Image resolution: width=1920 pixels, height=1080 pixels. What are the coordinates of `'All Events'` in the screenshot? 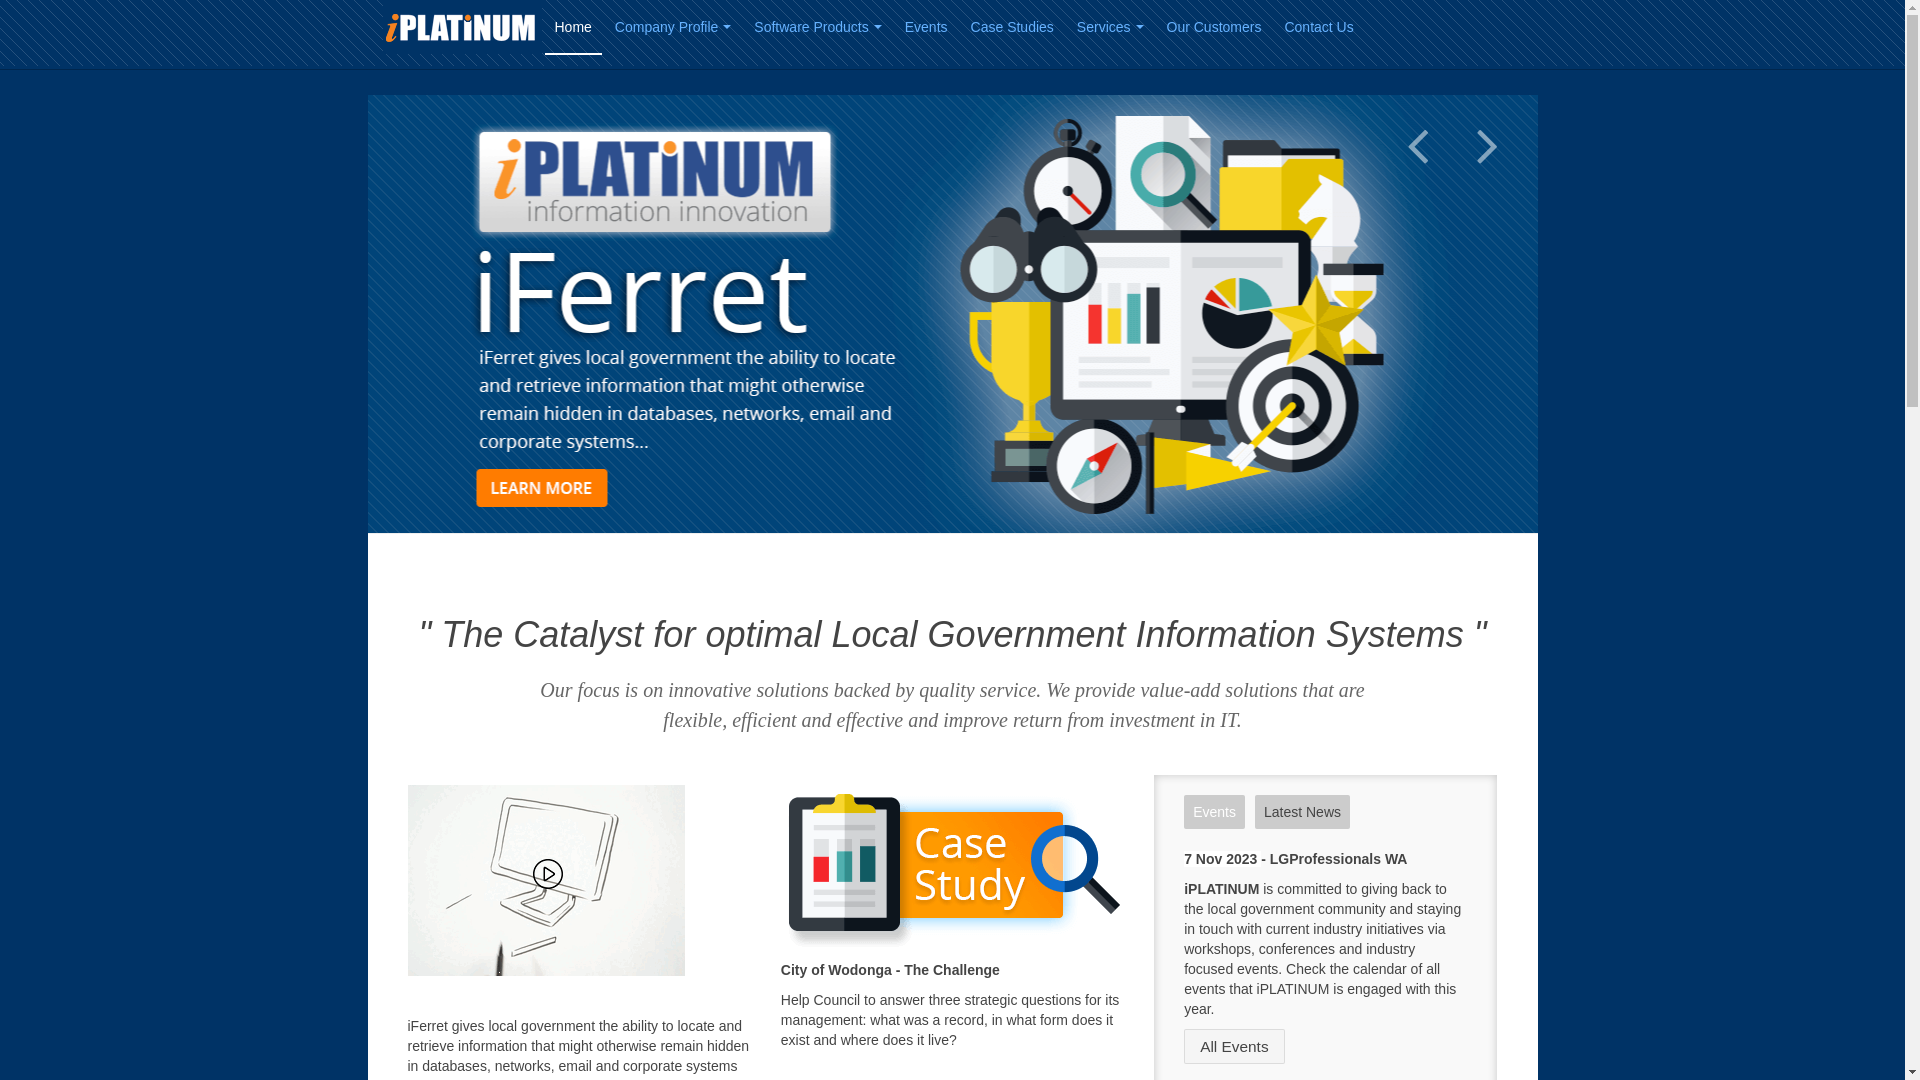 It's located at (1232, 1045).